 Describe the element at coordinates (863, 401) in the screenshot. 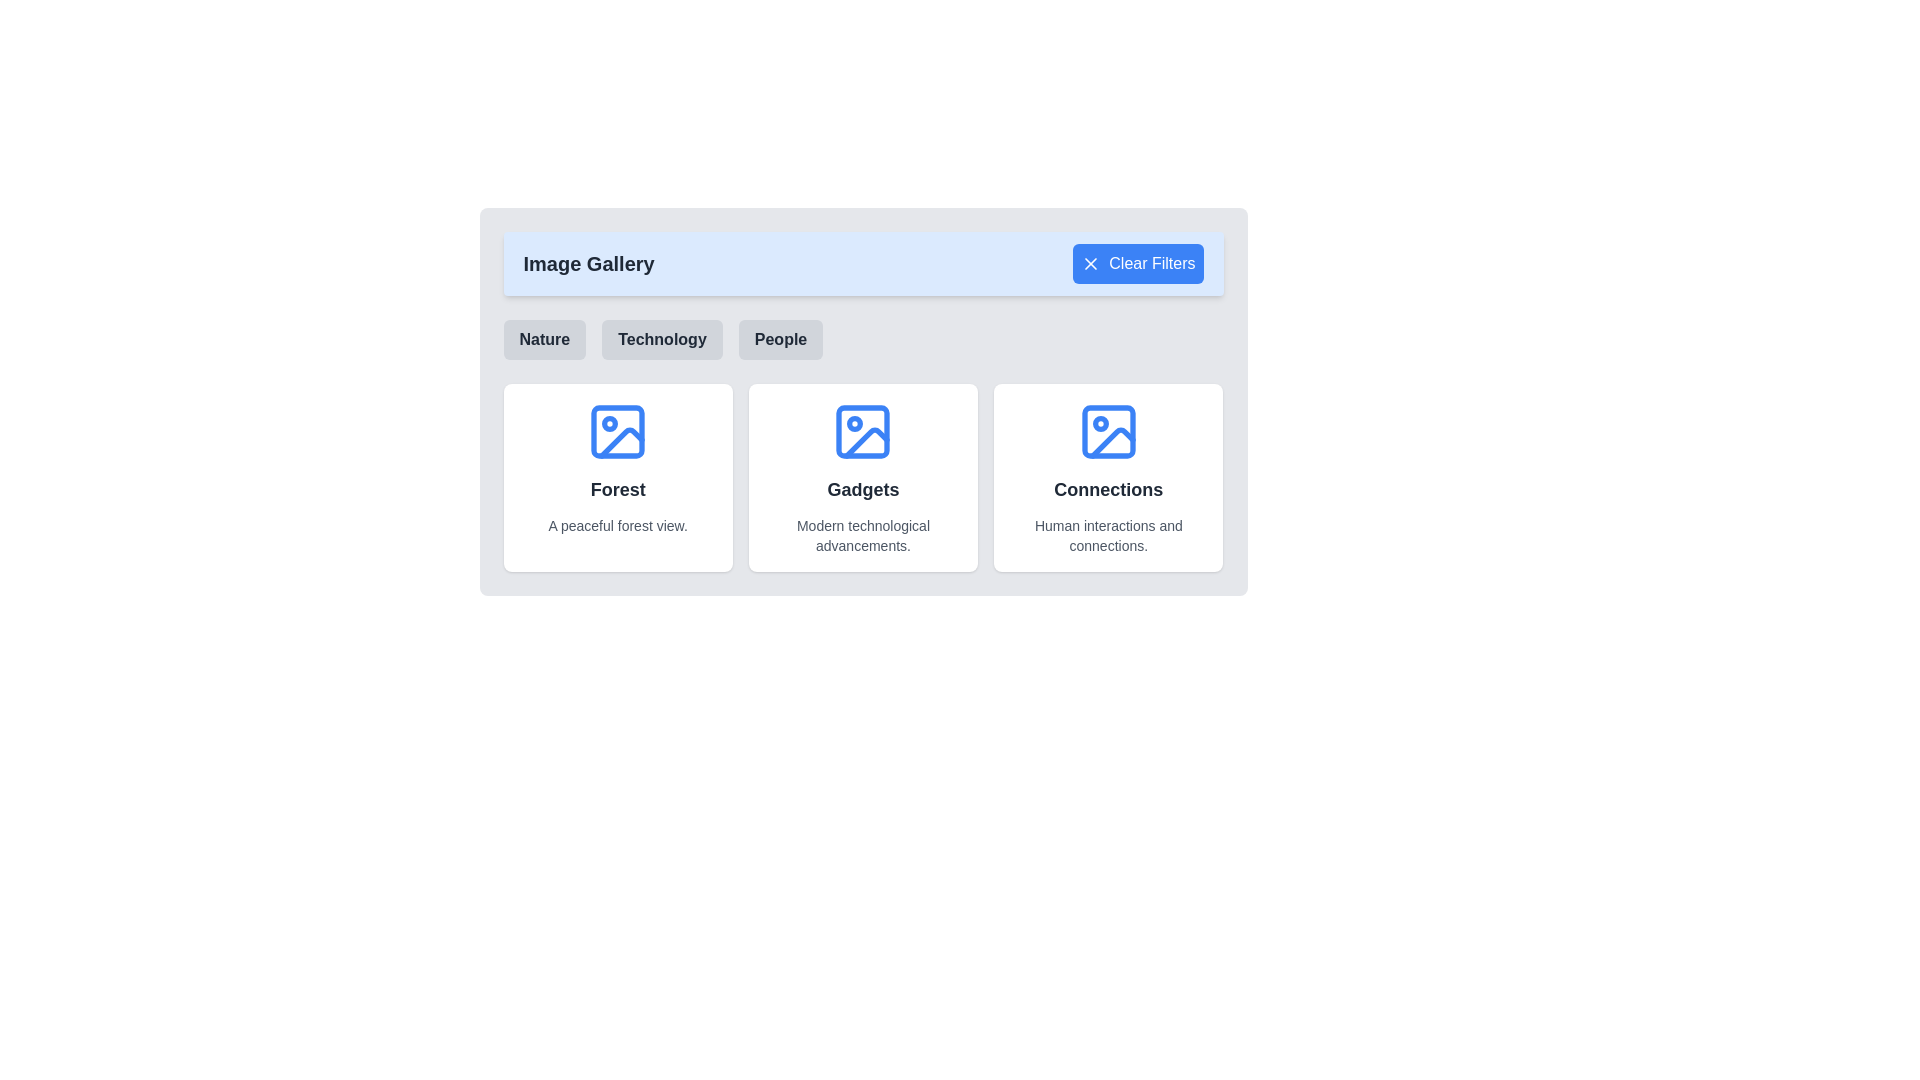

I see `the Informational Card that provides information about 'Gadgets', located in the second column of a three-column grid layout, below the filter buttons labeled 'Nature', 'Technology', and 'People'` at that location.